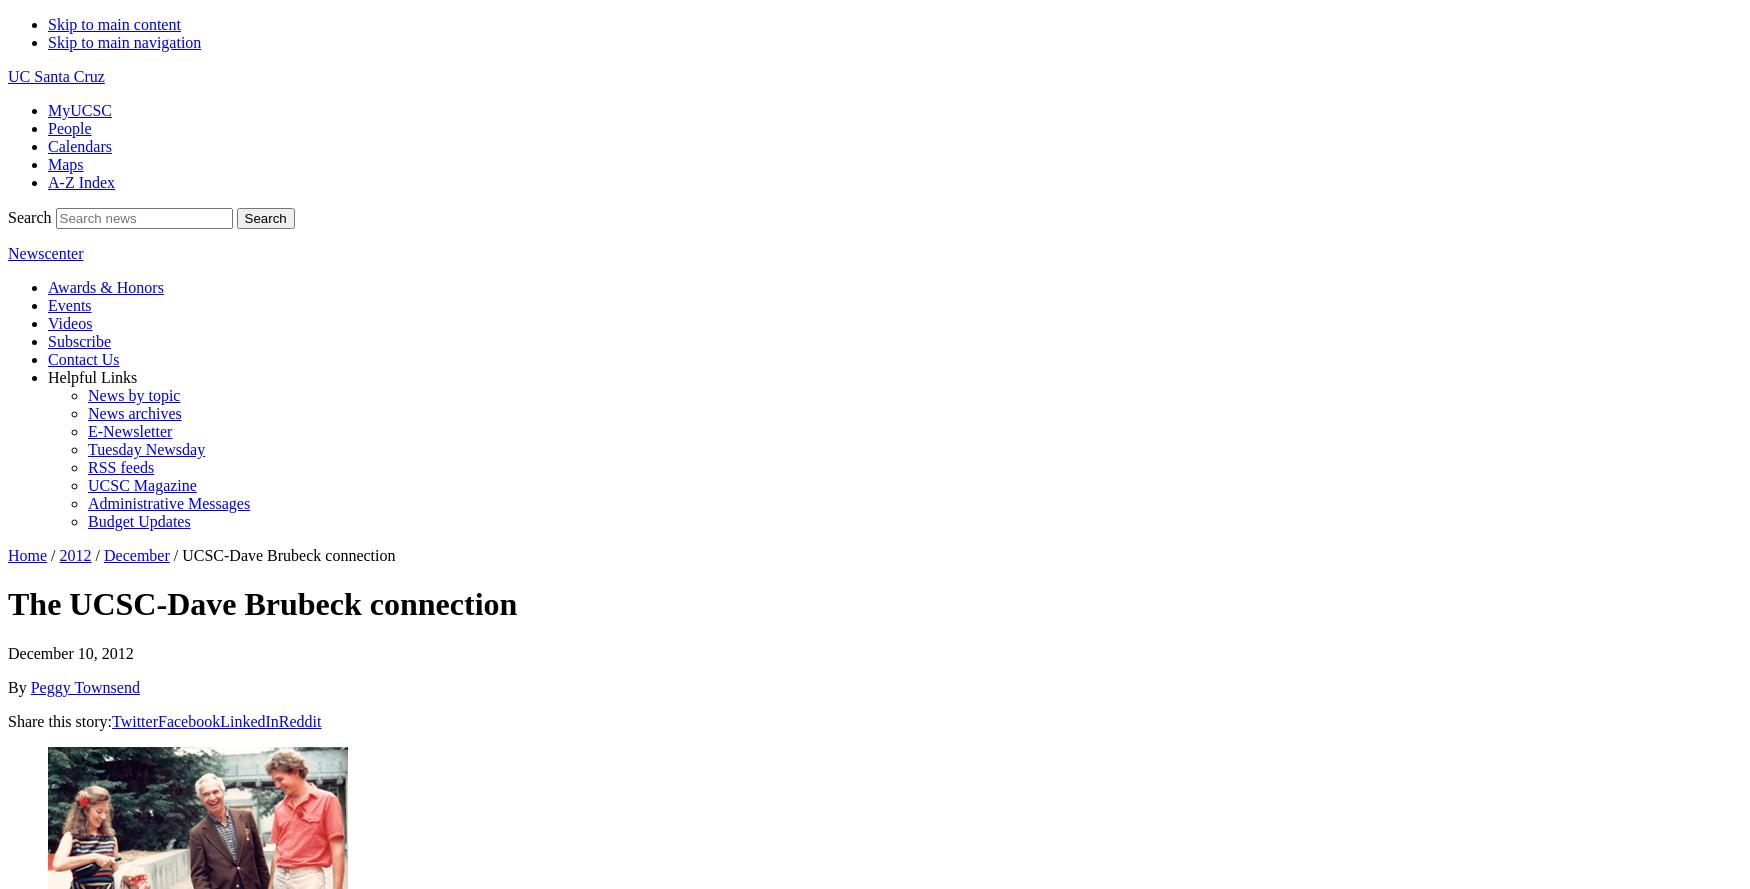 This screenshot has height=889, width=1750. What do you see at coordinates (81, 182) in the screenshot?
I see `'A-Z Index'` at bounding box center [81, 182].